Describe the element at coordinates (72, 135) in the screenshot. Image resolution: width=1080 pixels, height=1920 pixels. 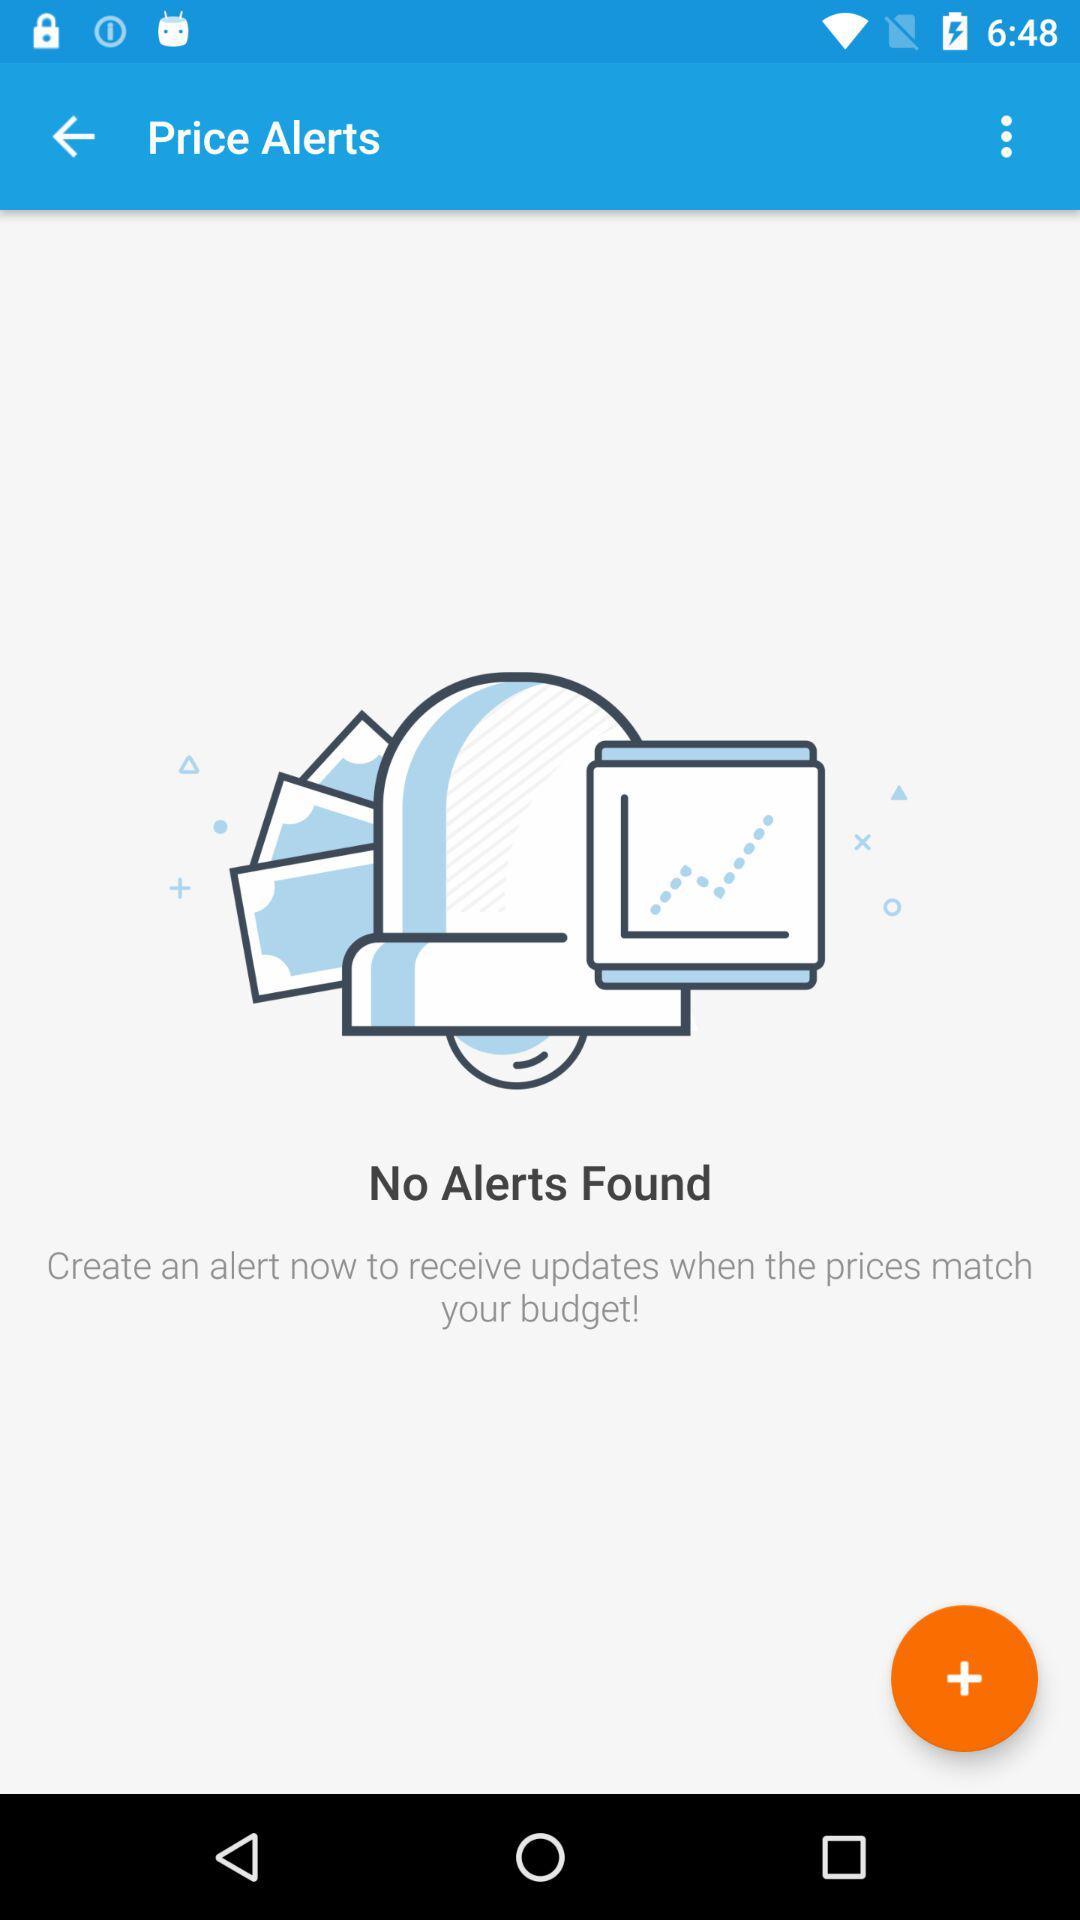
I see `the icon above no alerts found item` at that location.